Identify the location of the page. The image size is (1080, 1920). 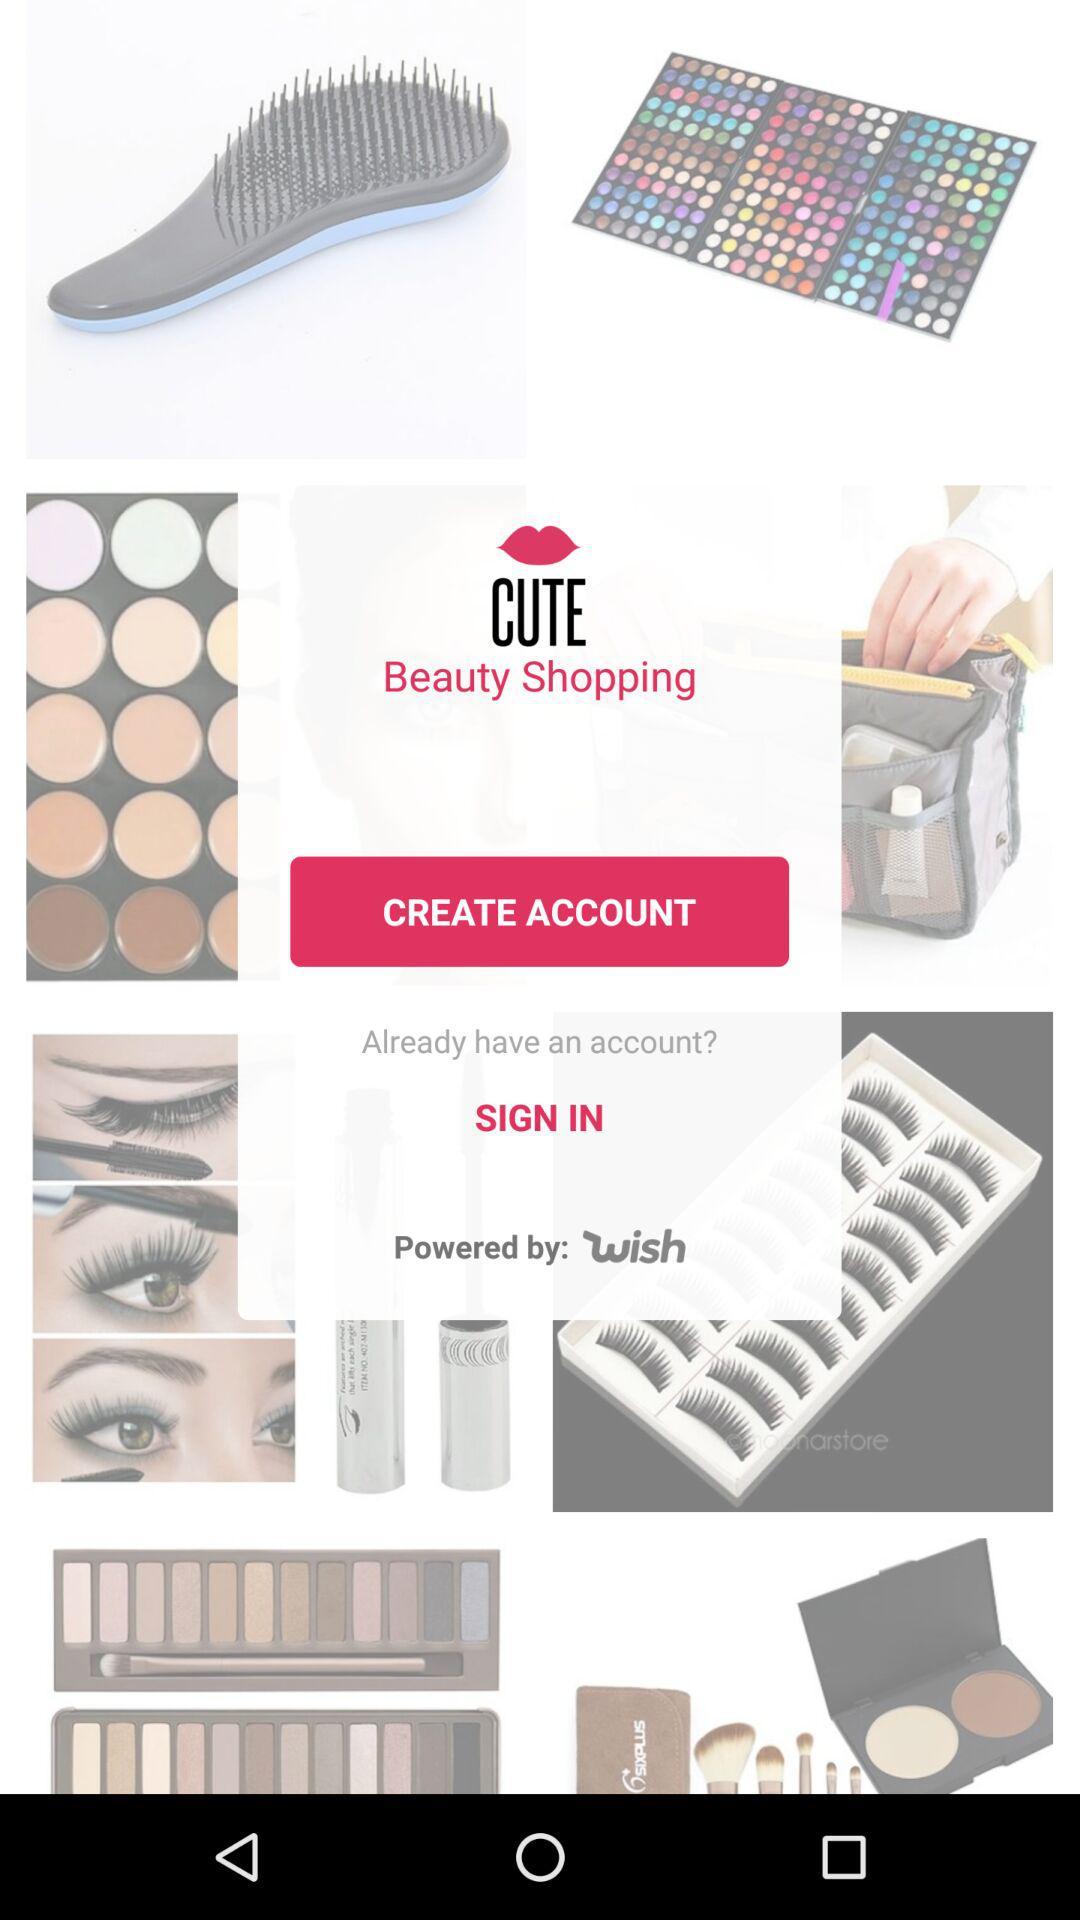
(276, 1660).